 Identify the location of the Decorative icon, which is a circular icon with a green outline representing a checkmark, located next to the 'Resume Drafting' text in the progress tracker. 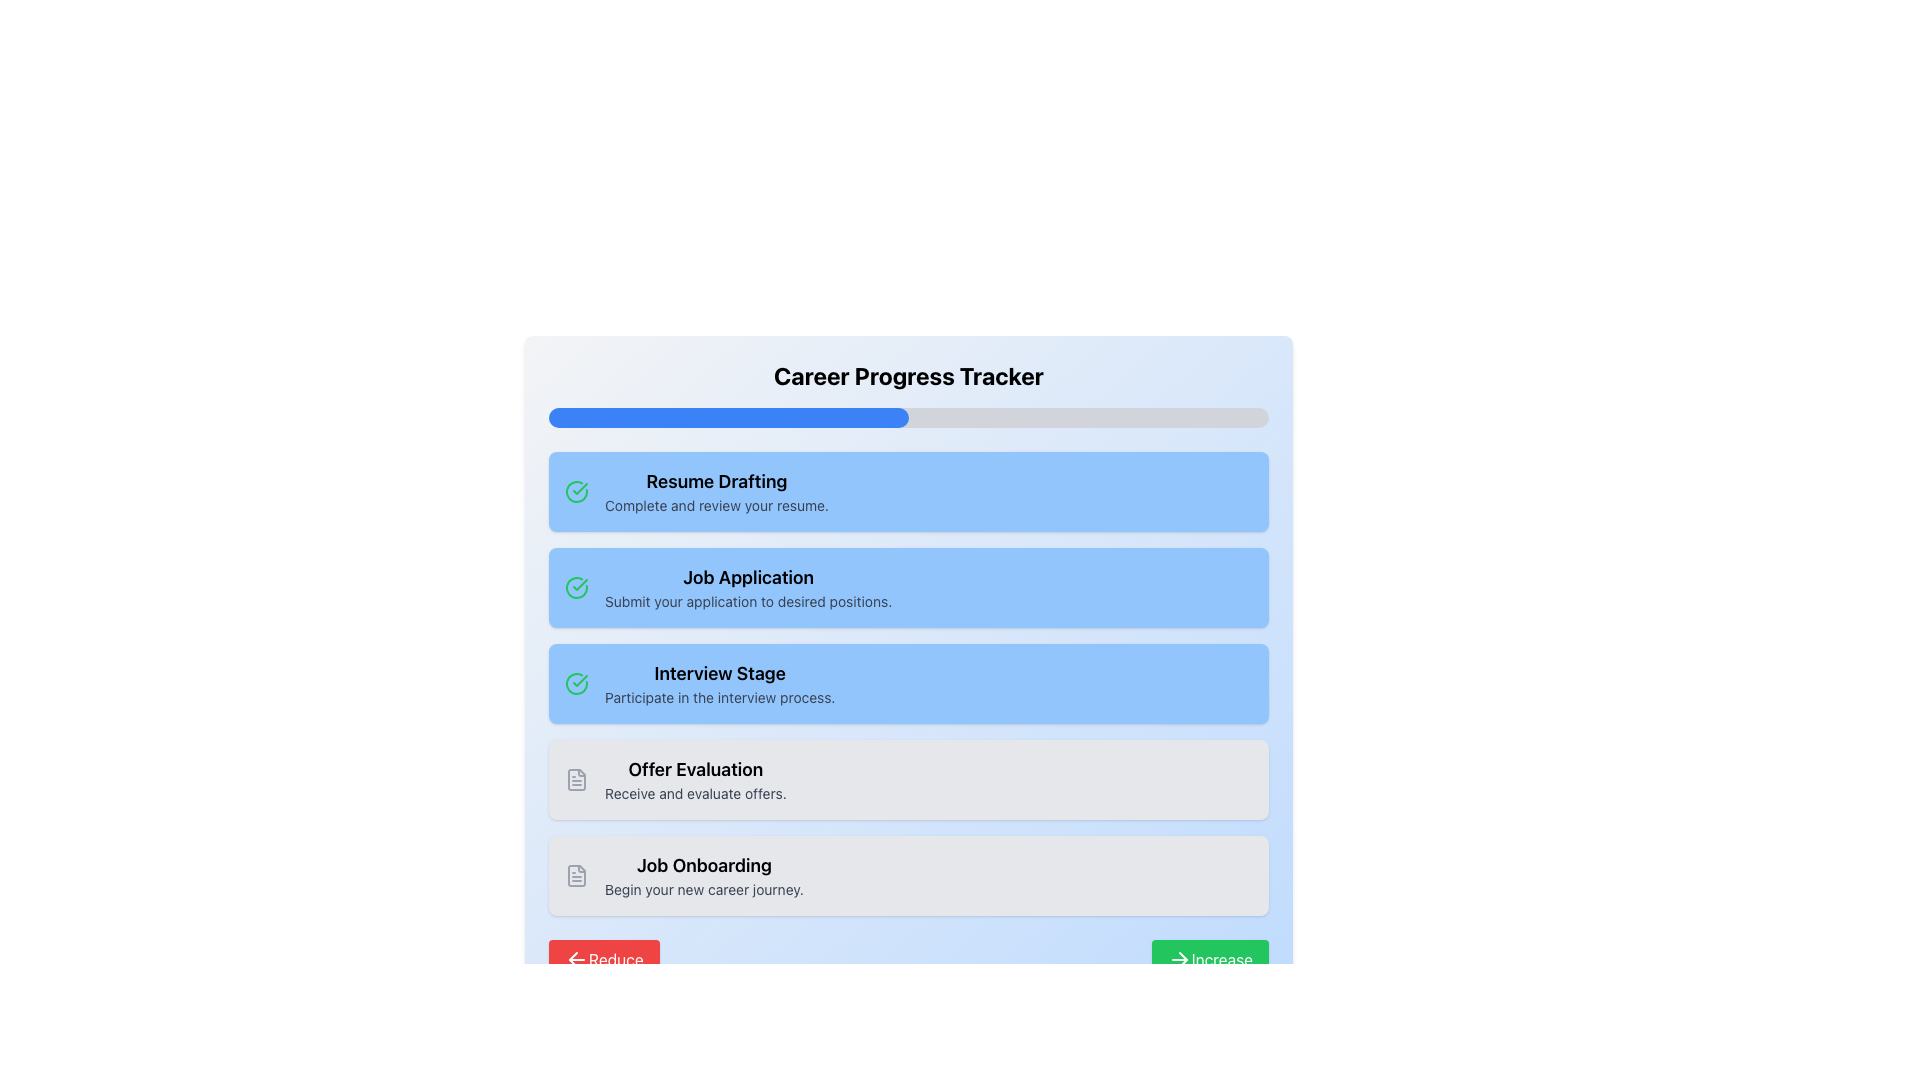
(575, 586).